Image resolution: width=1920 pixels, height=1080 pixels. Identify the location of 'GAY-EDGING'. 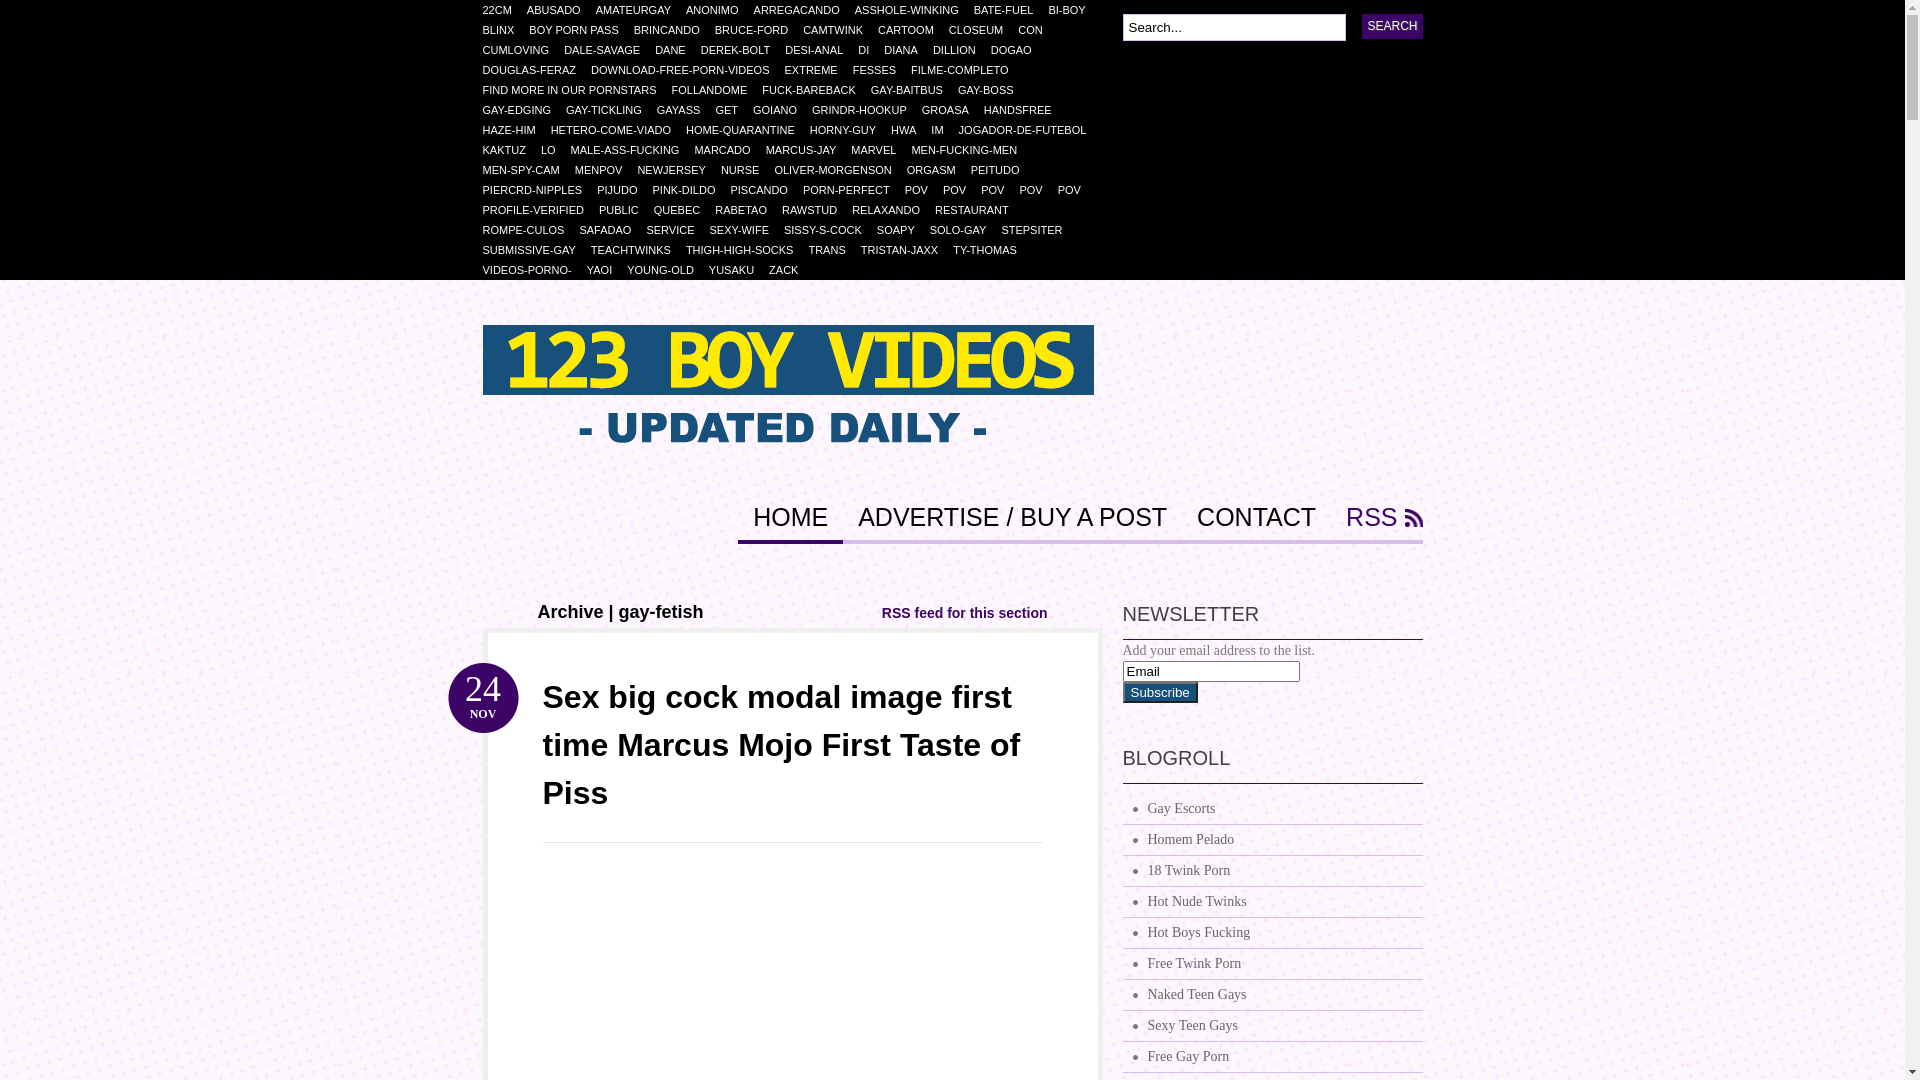
(481, 110).